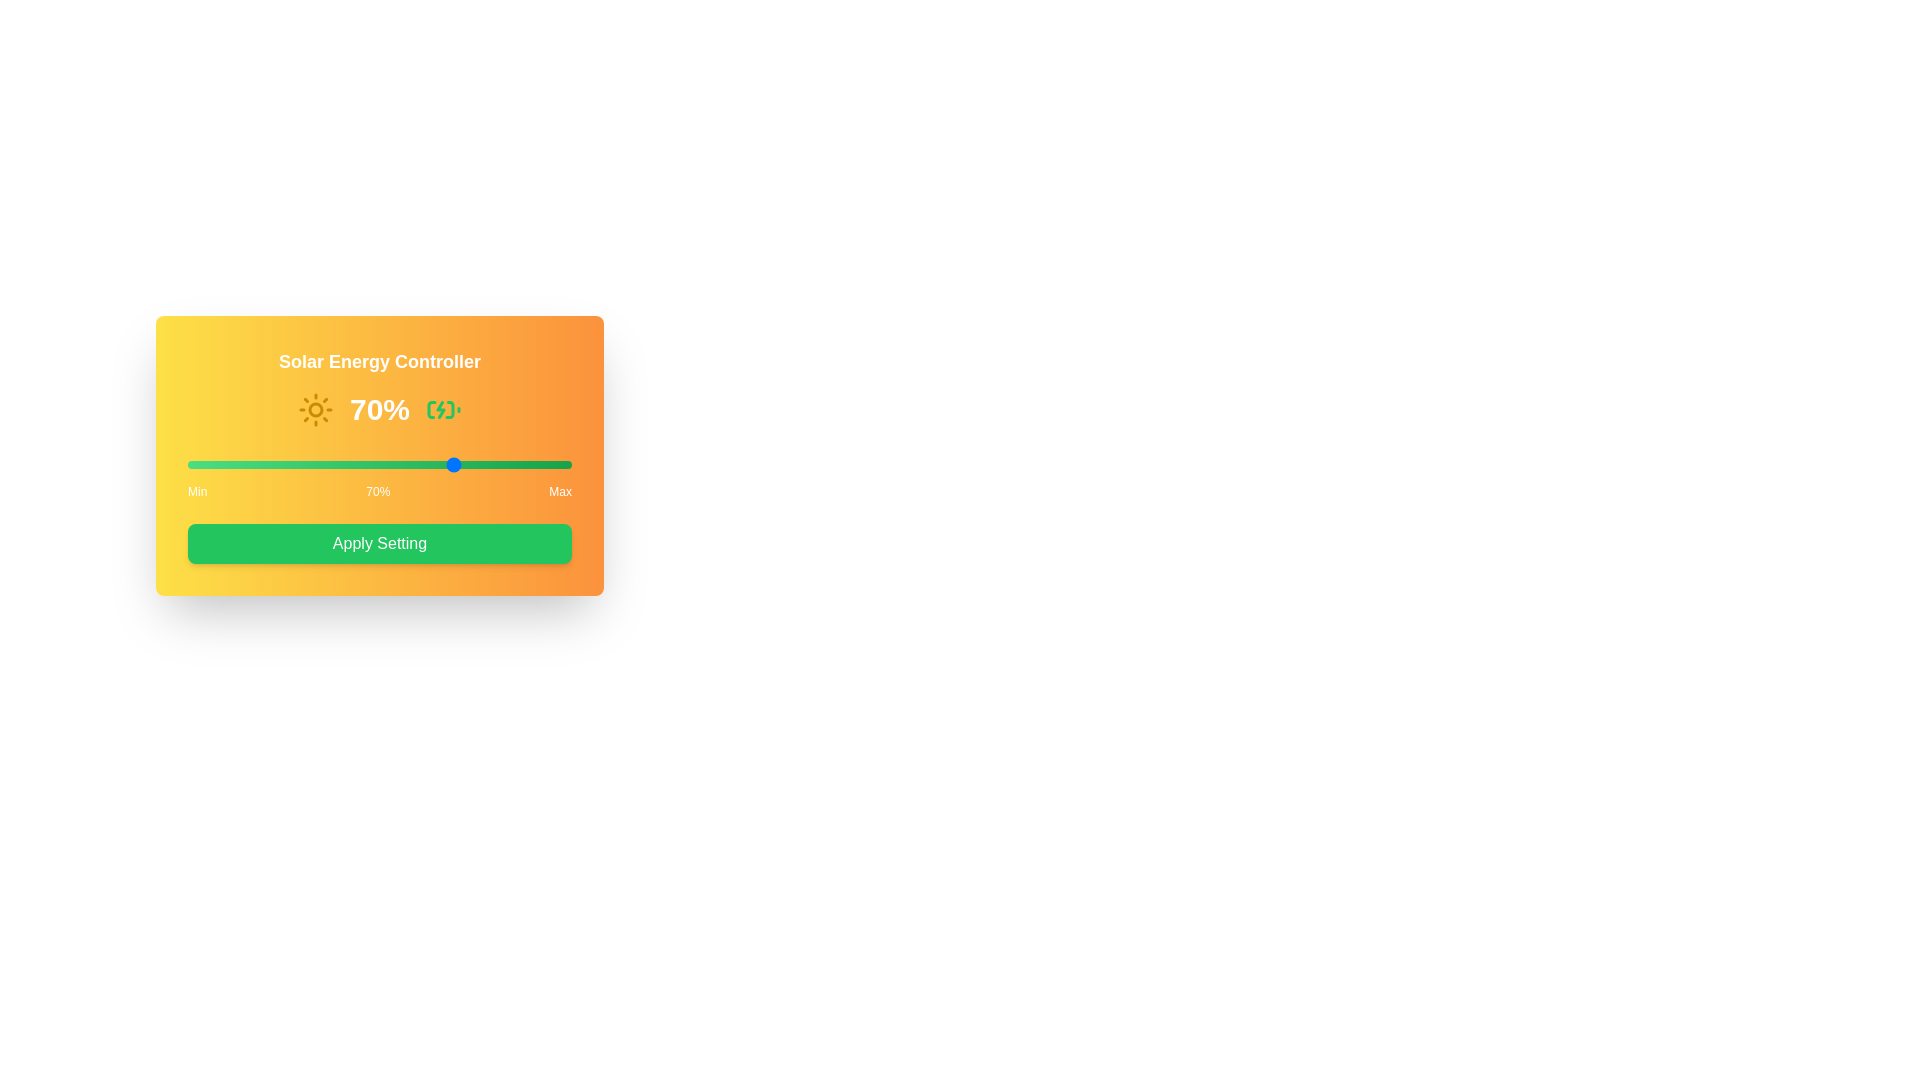 The image size is (1920, 1080). What do you see at coordinates (187, 465) in the screenshot?
I see `the solar input slider to 0%` at bounding box center [187, 465].